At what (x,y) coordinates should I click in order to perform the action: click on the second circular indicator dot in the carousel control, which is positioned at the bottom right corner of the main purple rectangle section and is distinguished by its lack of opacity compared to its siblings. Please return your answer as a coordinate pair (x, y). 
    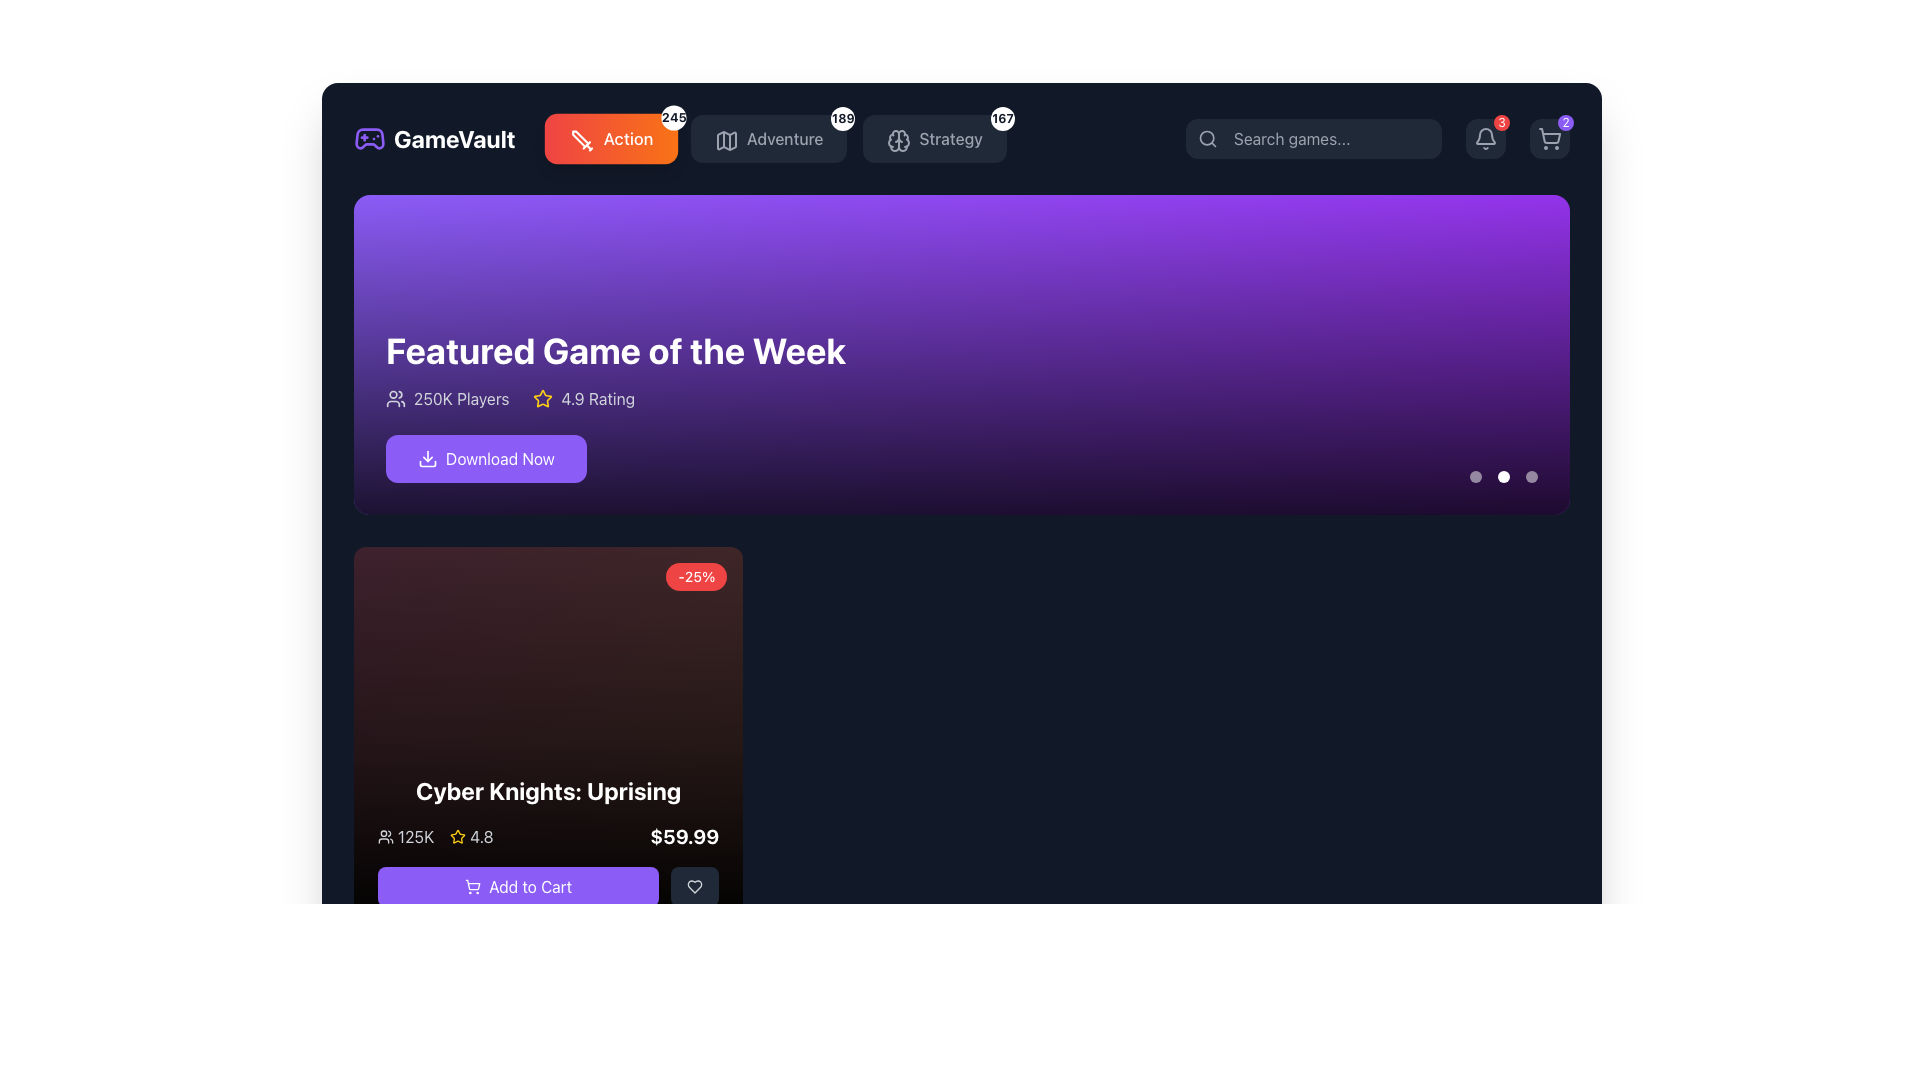
    Looking at the image, I should click on (1503, 477).